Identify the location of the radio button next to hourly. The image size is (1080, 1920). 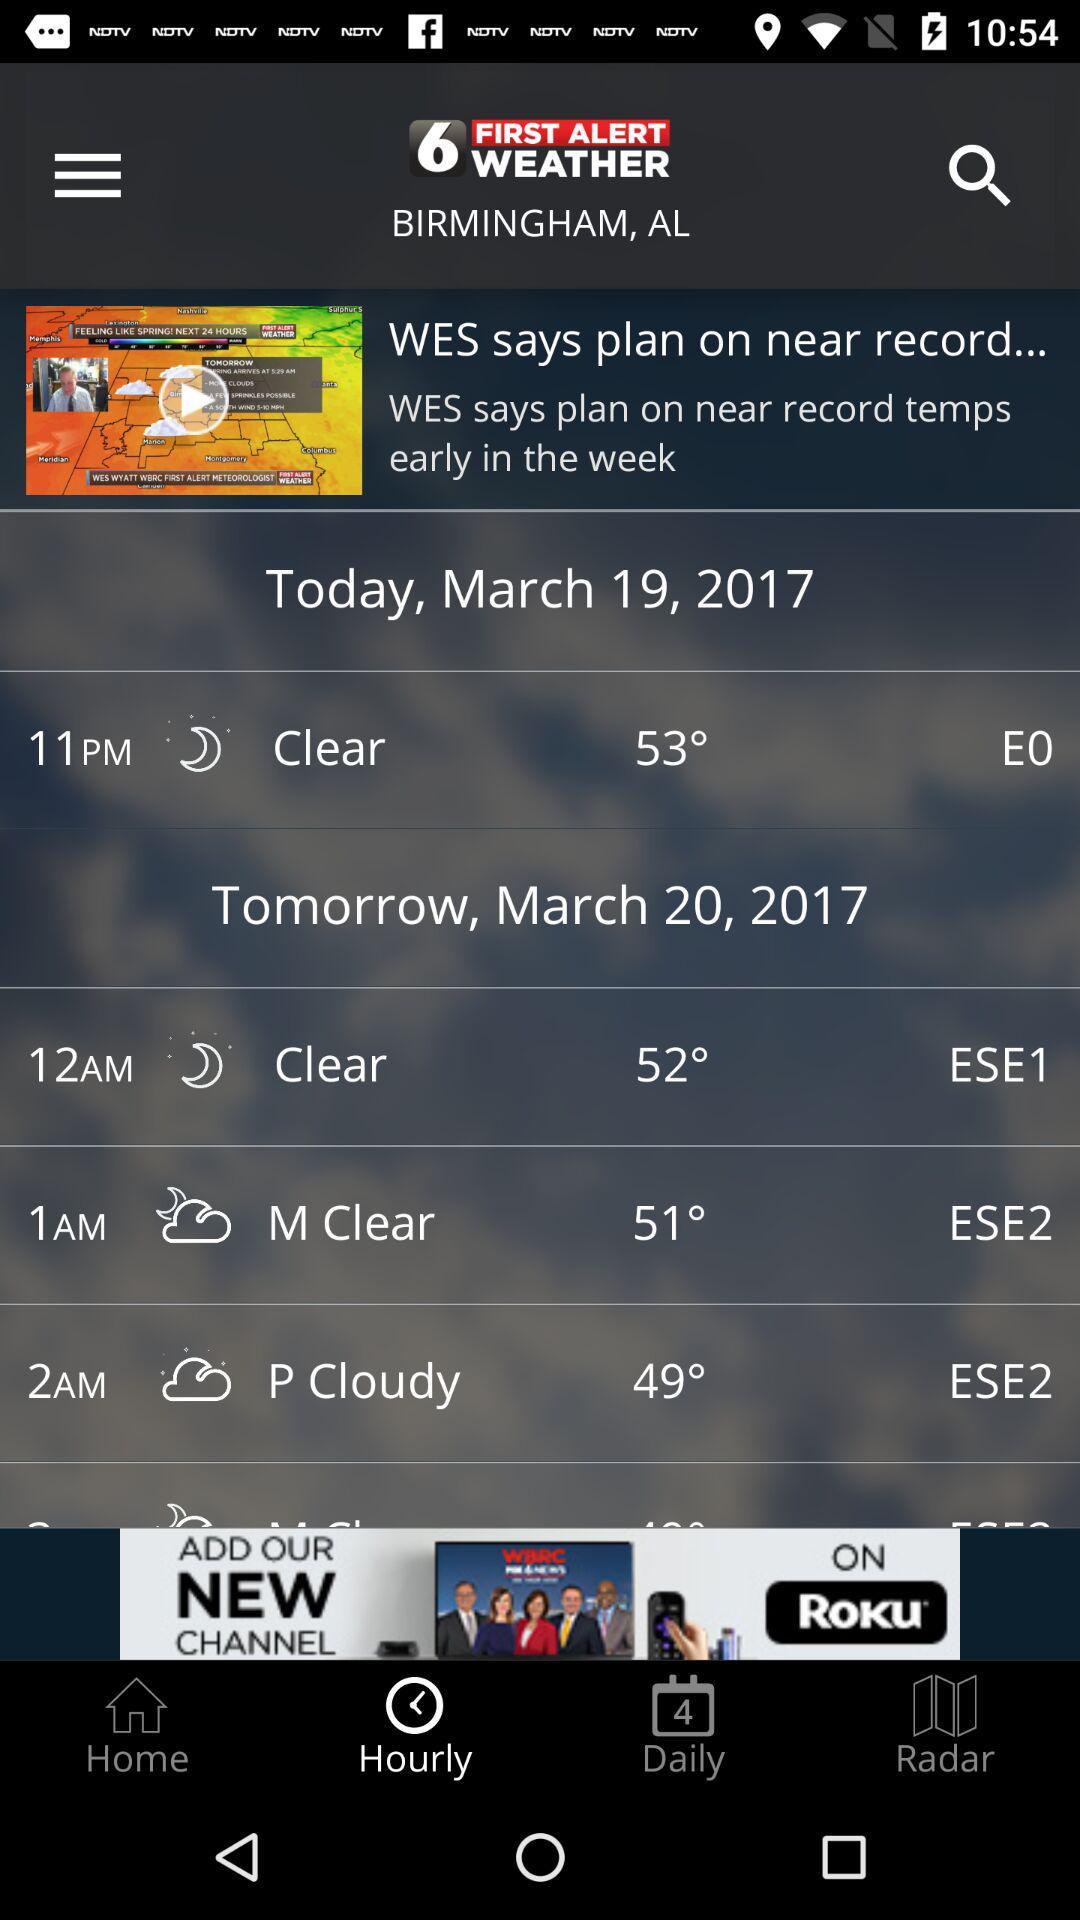
(682, 1726).